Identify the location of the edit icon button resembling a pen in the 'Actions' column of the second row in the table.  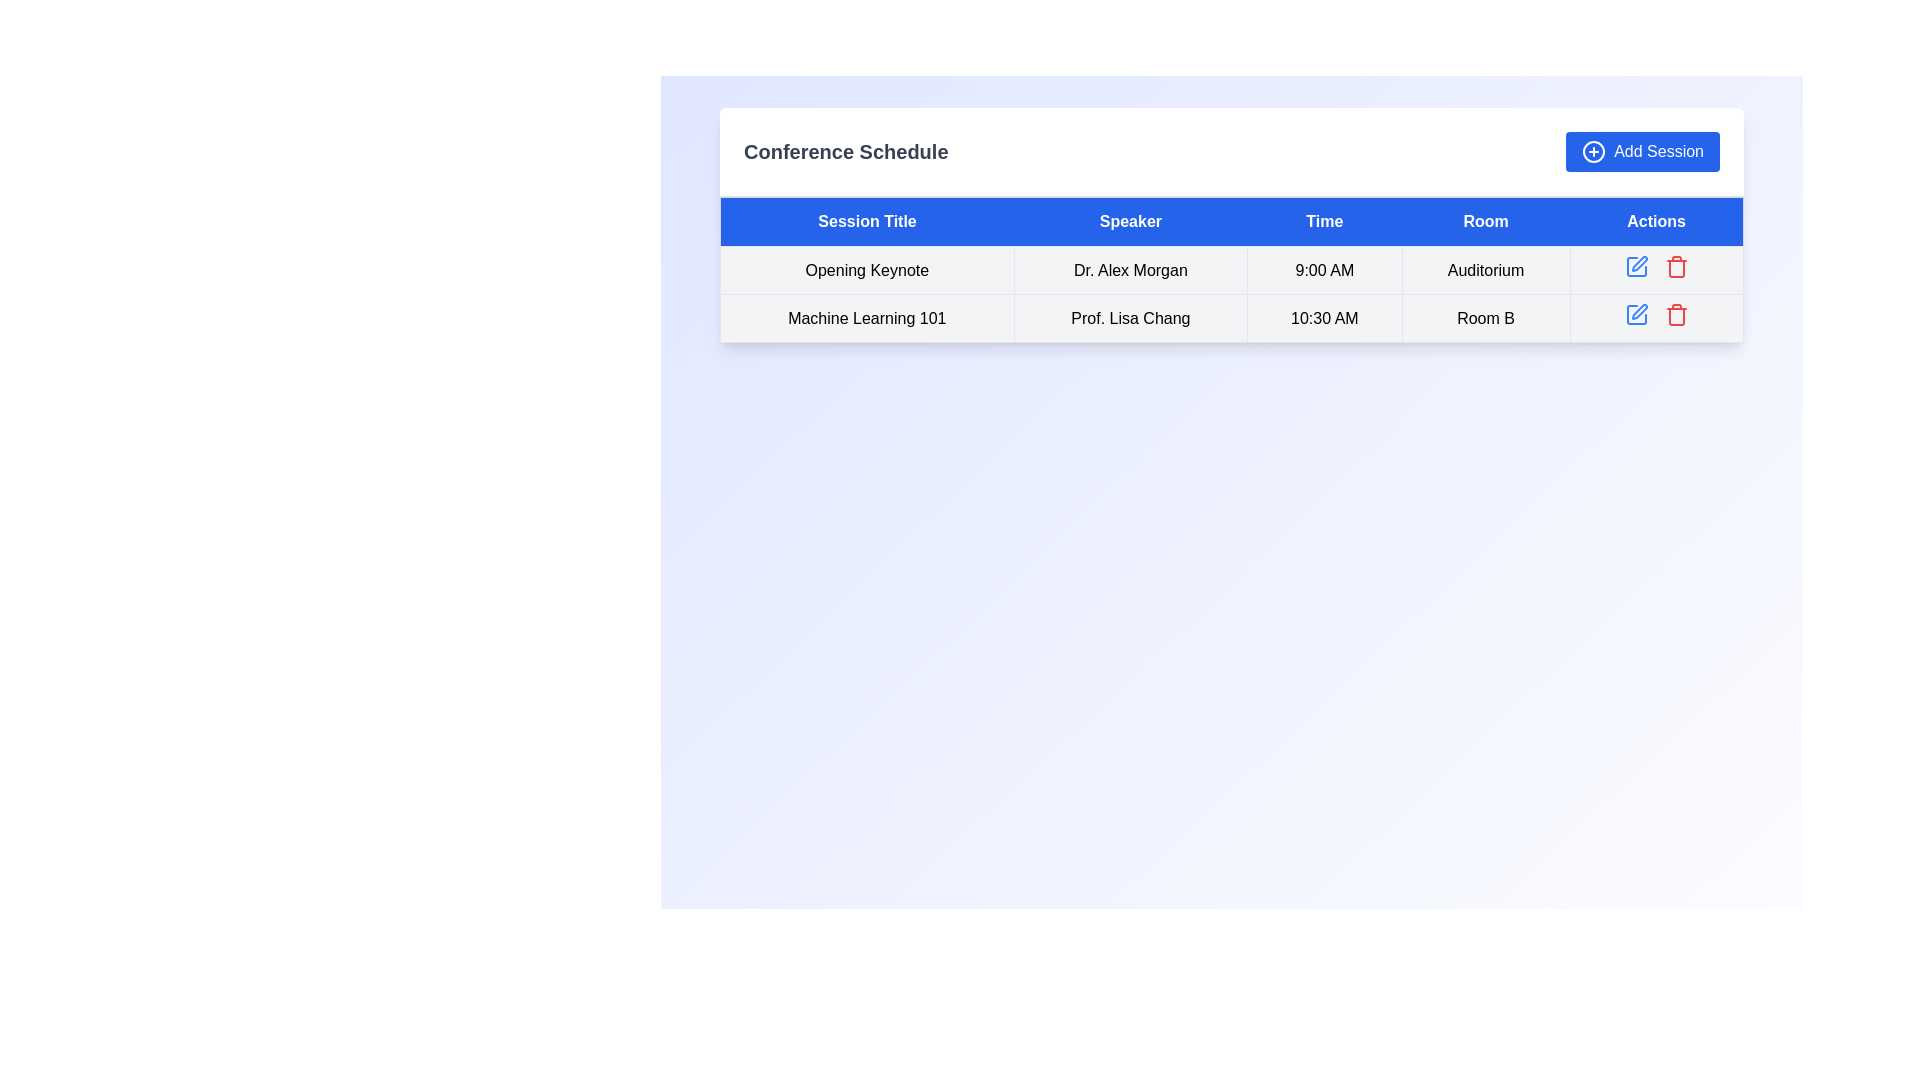
(1639, 312).